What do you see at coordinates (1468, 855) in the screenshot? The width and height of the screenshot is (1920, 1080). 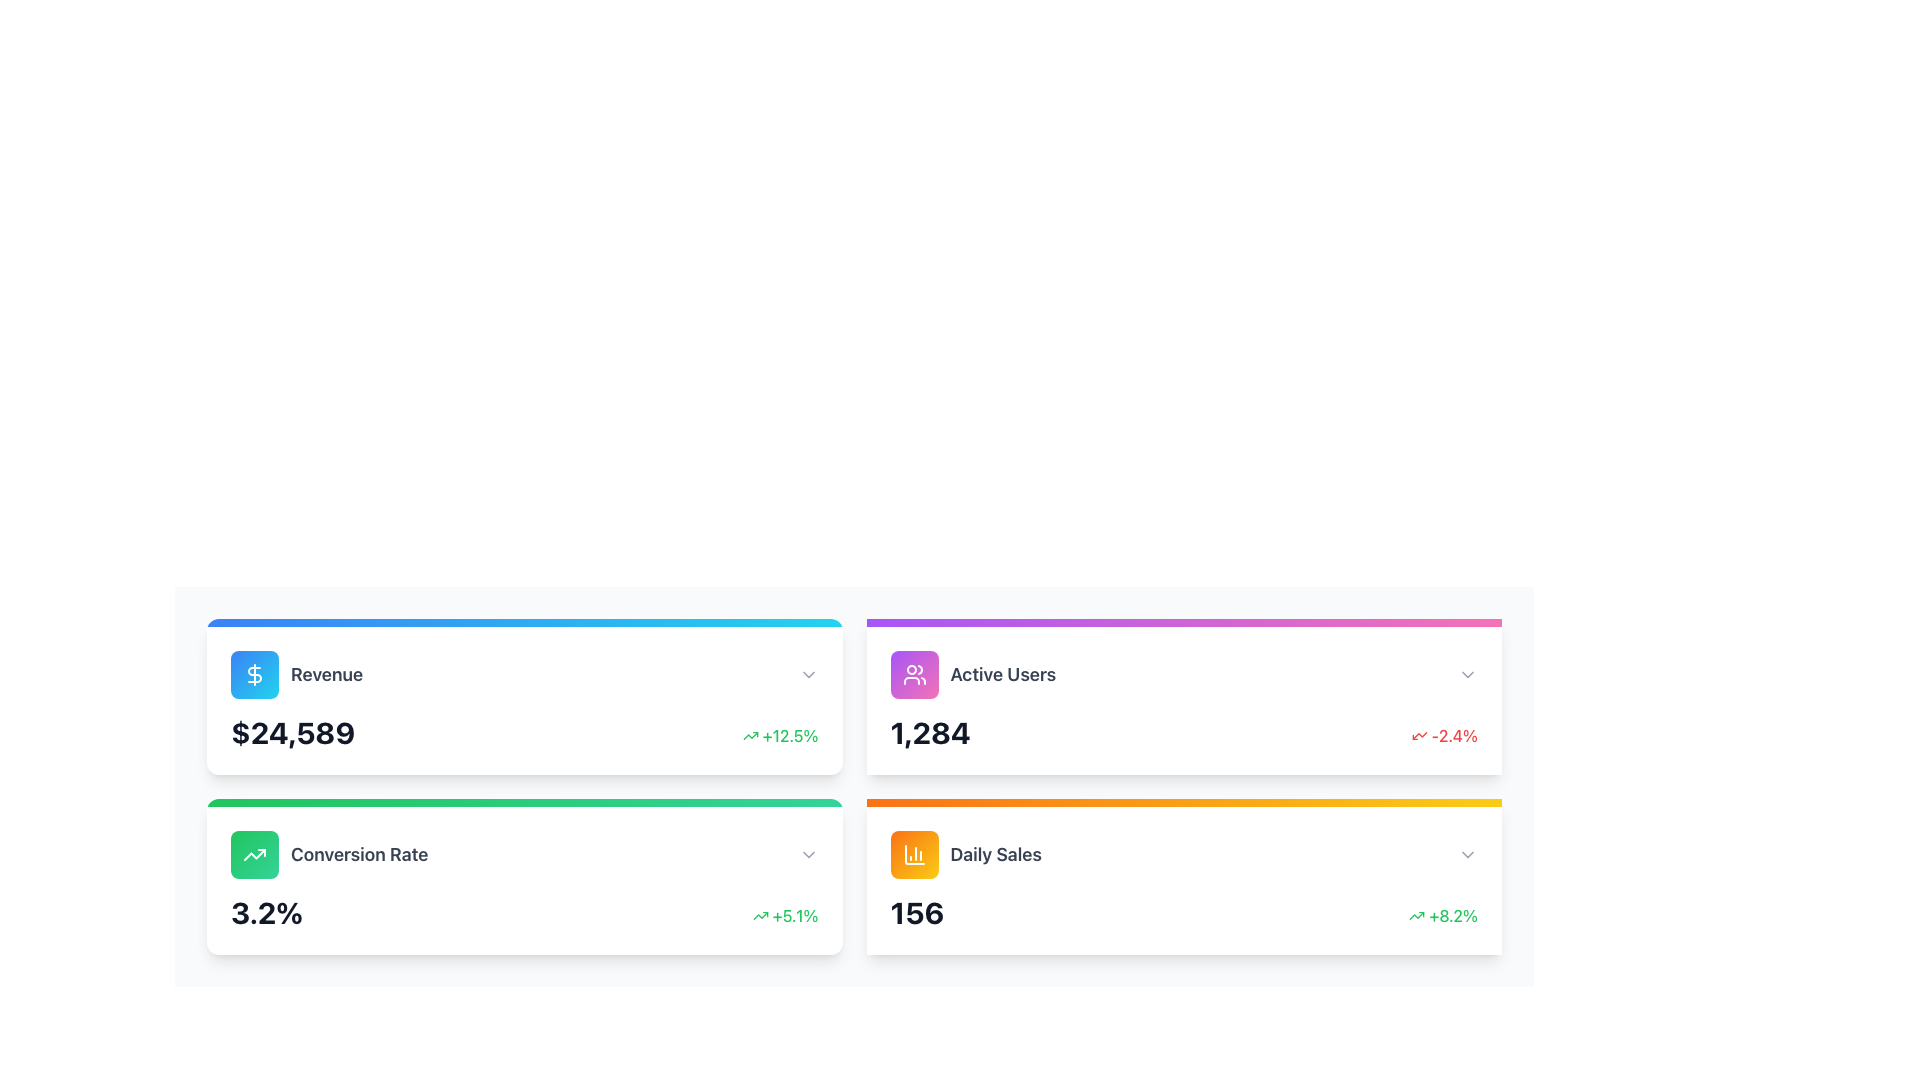 I see `the downward-facing chevron icon, which is styled in light gray and located to the far right of the 'Daily Sales' card` at bounding box center [1468, 855].